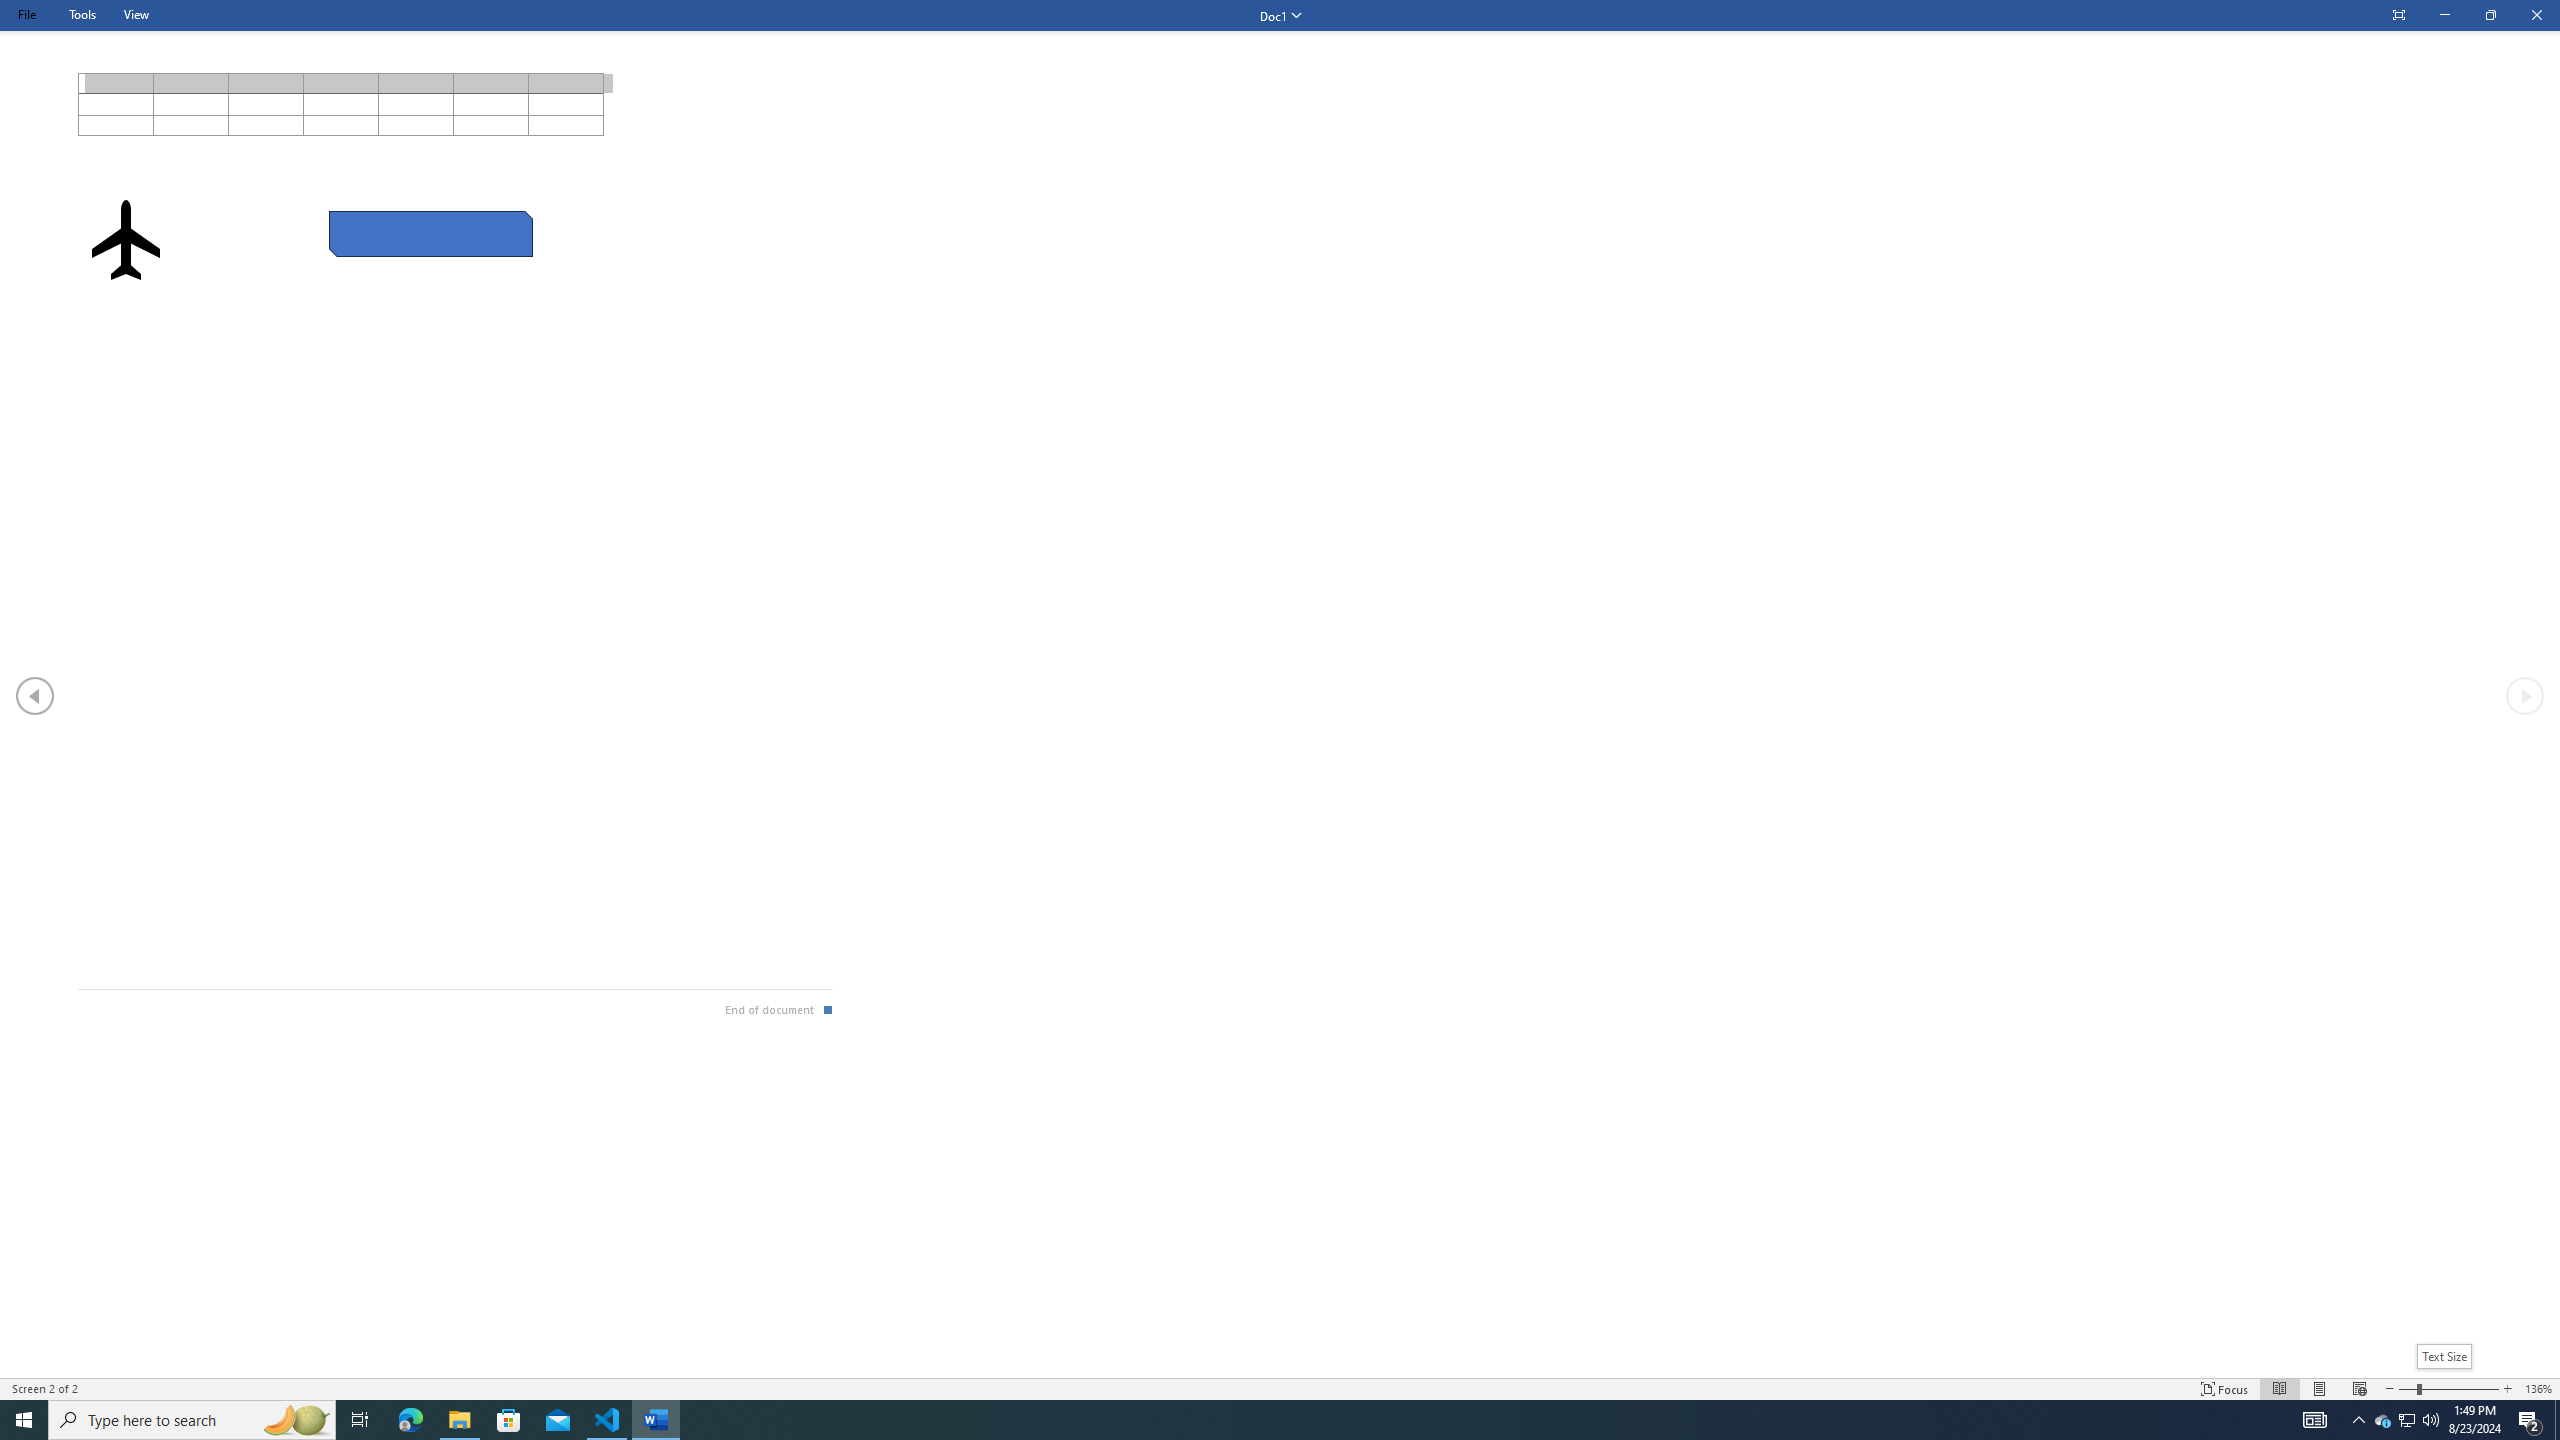 The image size is (2560, 1440). Describe the element at coordinates (11, 9) in the screenshot. I see `'System'` at that location.